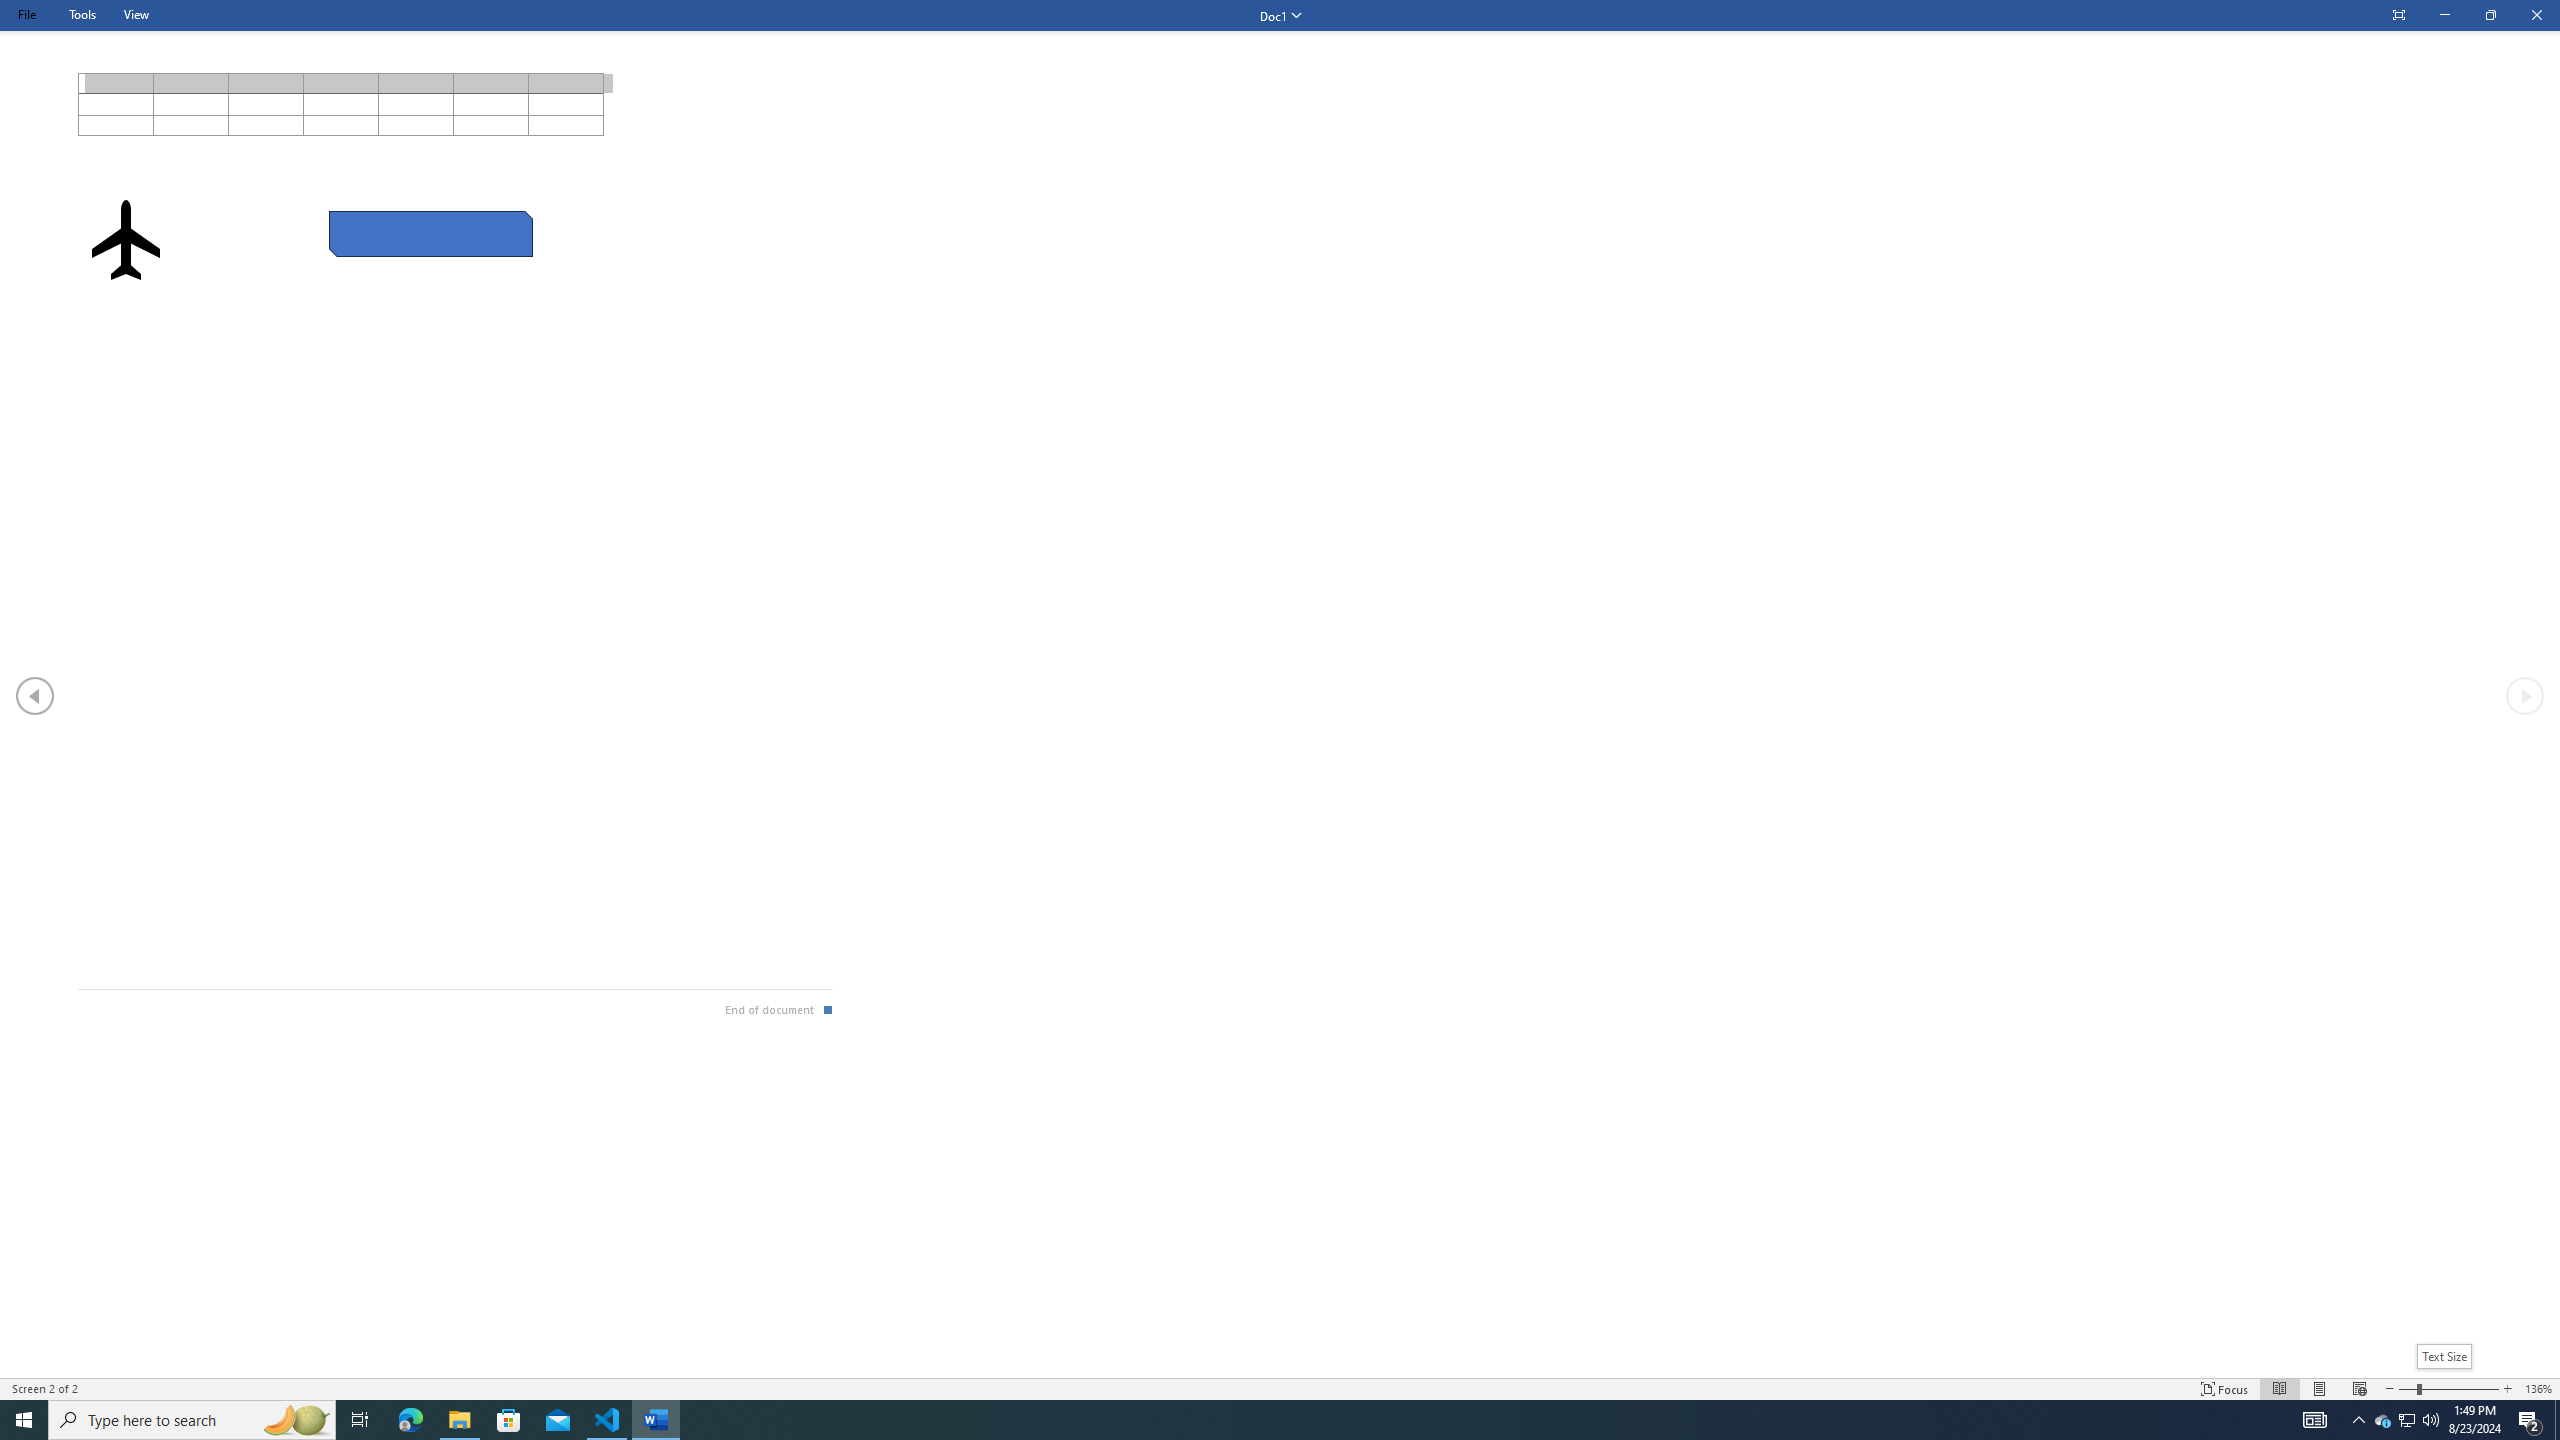 The image size is (2560, 1440). Describe the element at coordinates (11, 9) in the screenshot. I see `'System'` at that location.